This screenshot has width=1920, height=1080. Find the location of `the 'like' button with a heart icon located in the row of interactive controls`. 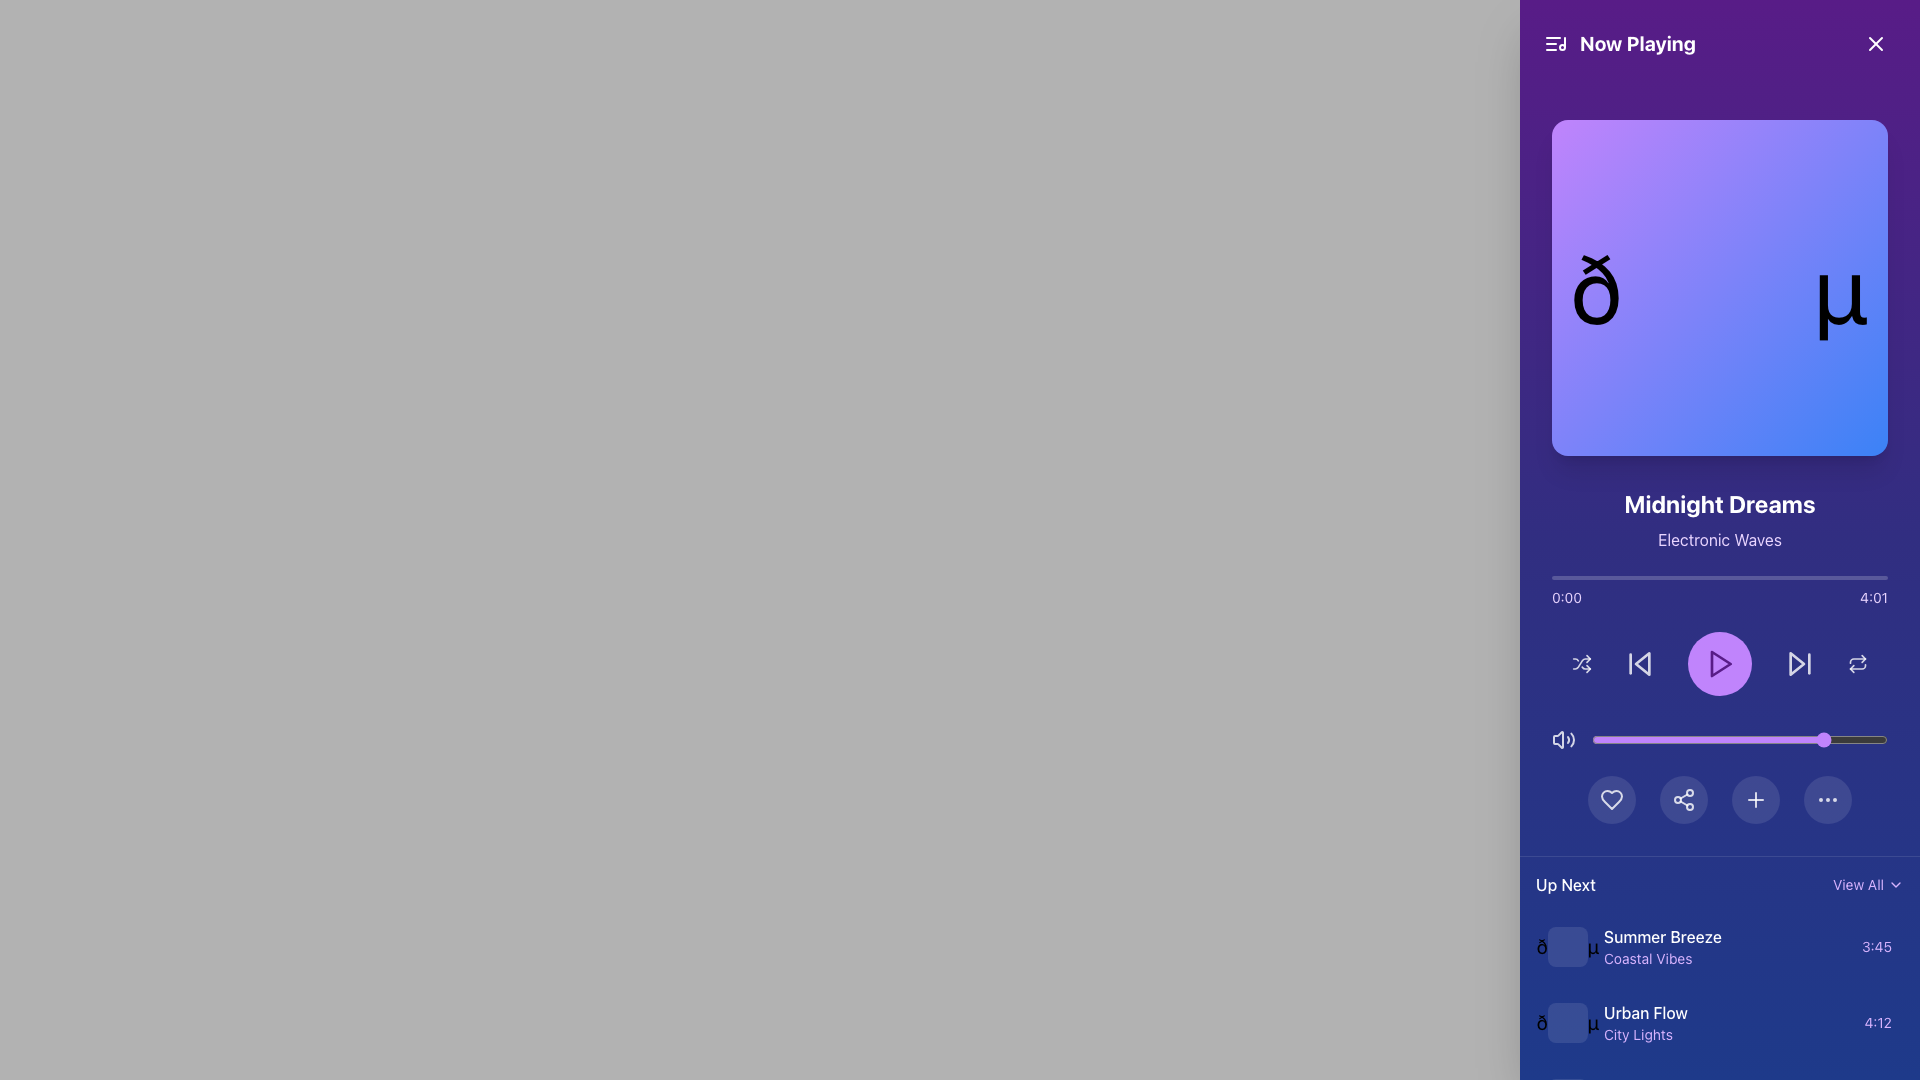

the 'like' button with a heart icon located in the row of interactive controls is located at coordinates (1612, 798).